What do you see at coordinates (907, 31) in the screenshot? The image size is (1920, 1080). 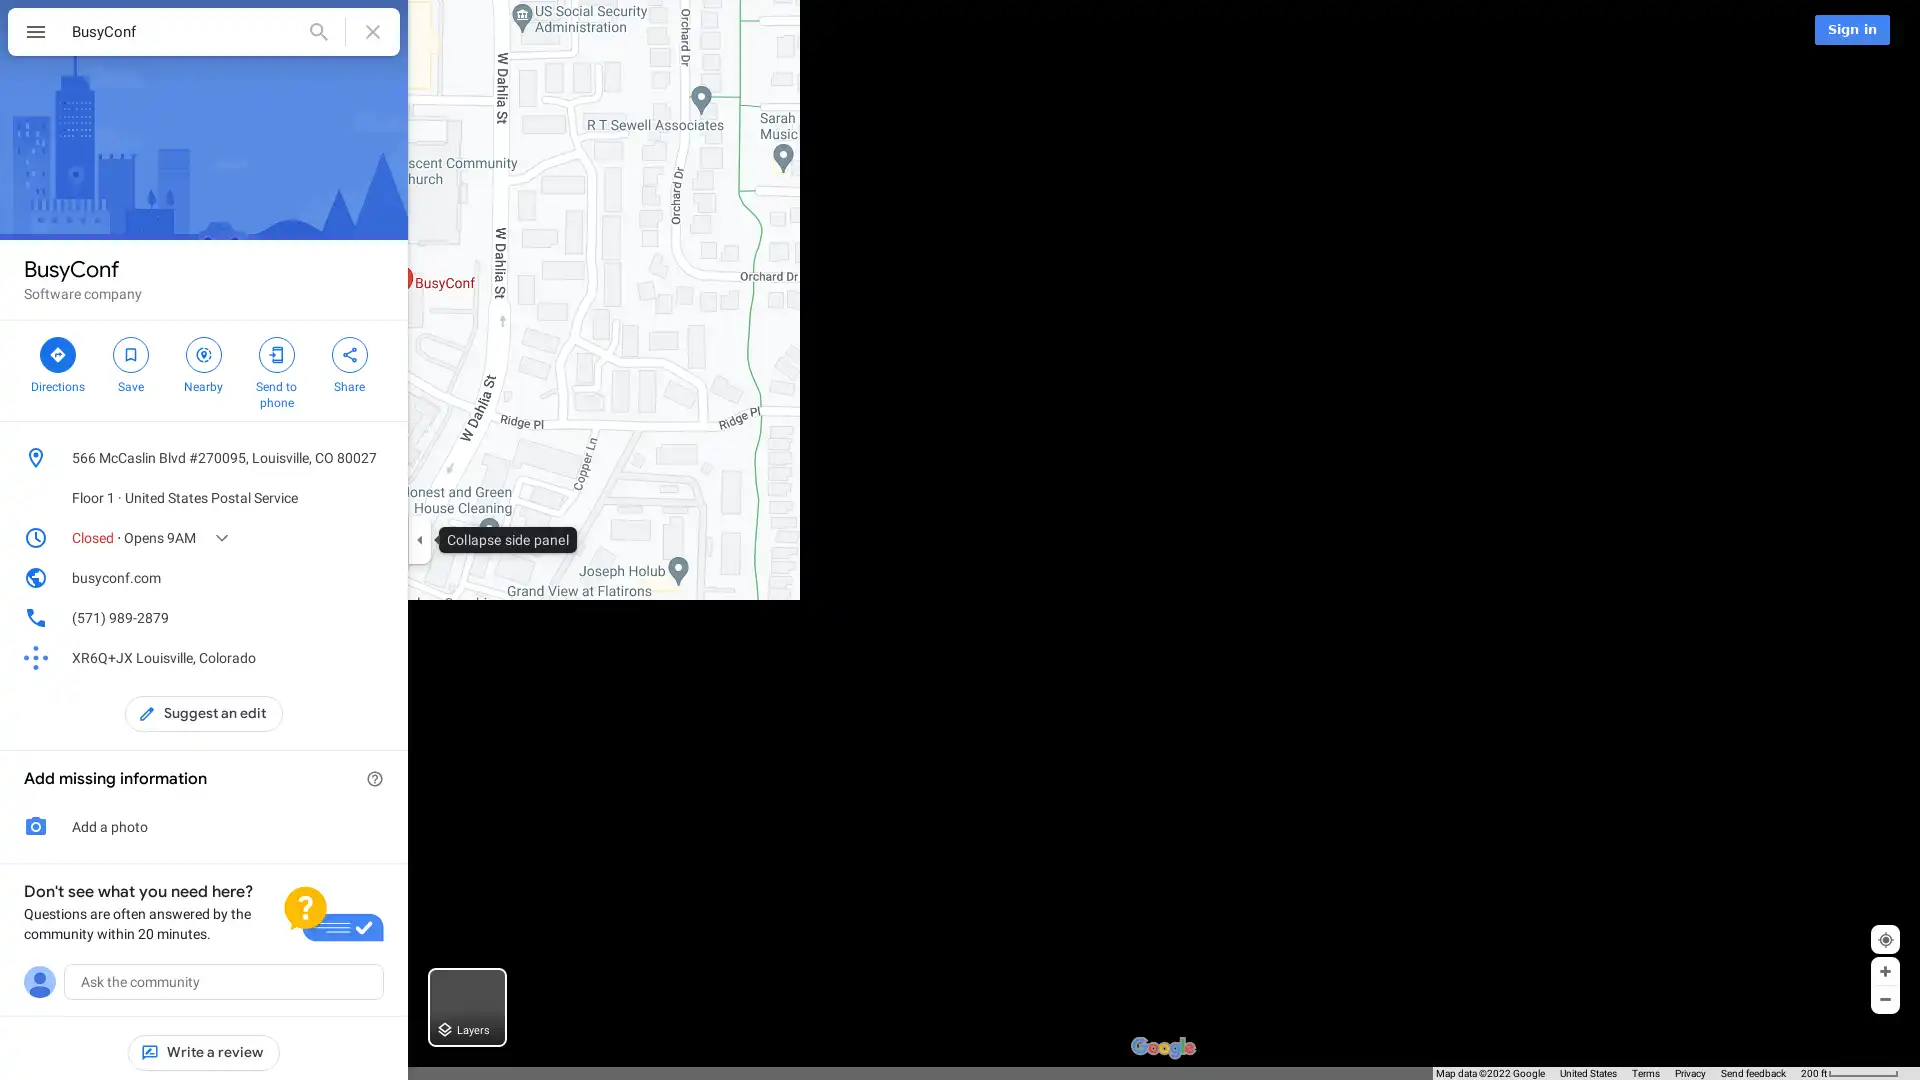 I see `Parking` at bounding box center [907, 31].